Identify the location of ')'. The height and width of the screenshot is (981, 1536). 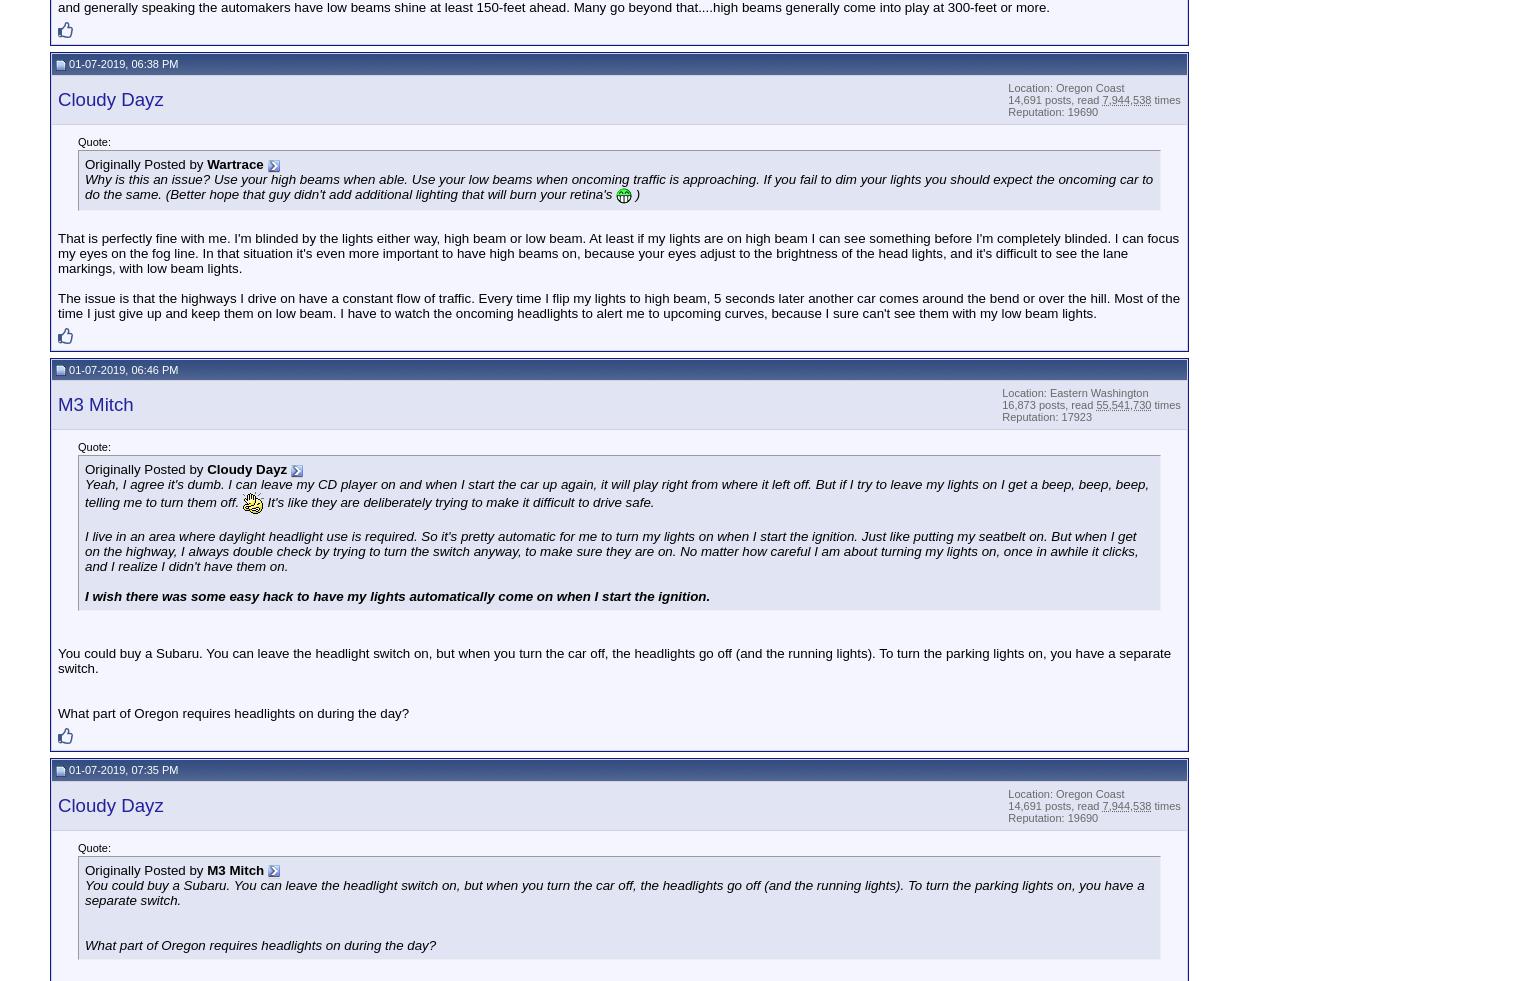
(631, 193).